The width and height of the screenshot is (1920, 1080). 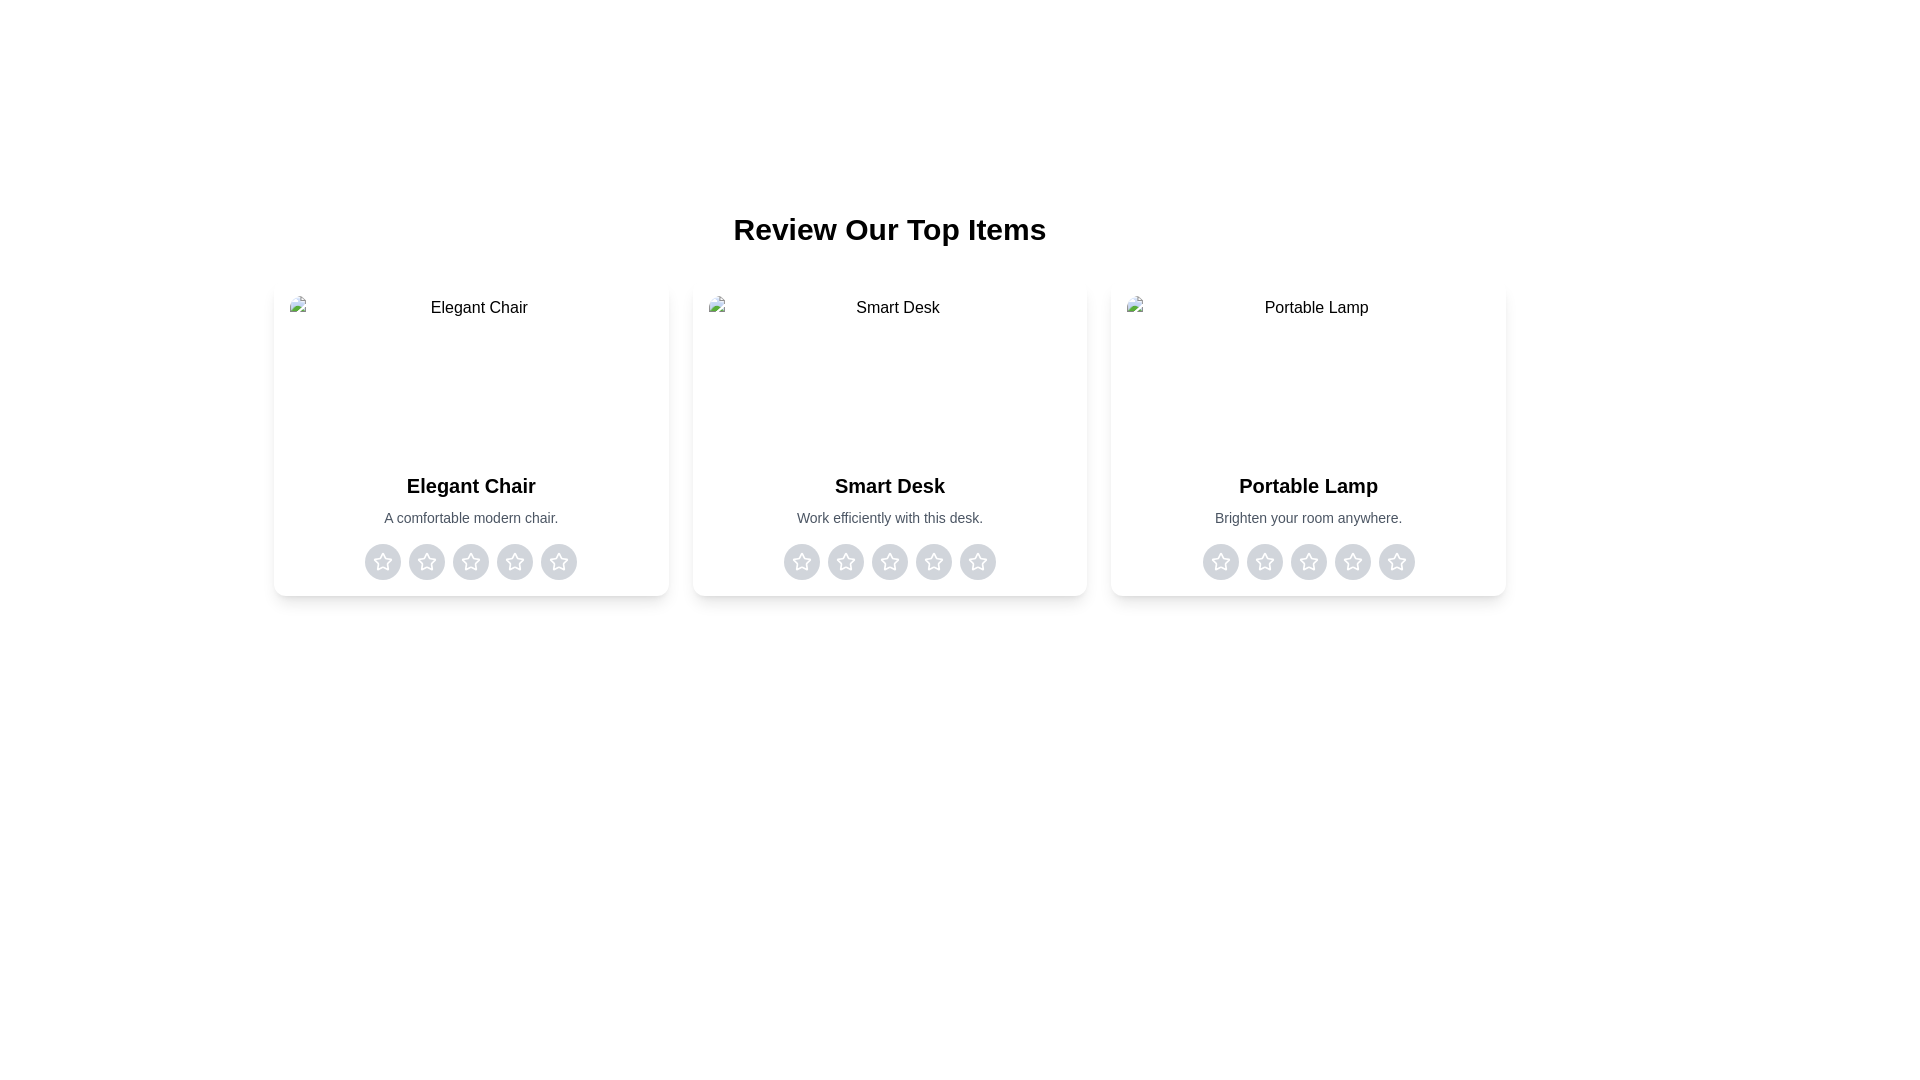 I want to click on the rating for the item 'Elegant Chair' to 2 stars, so click(x=426, y=562).